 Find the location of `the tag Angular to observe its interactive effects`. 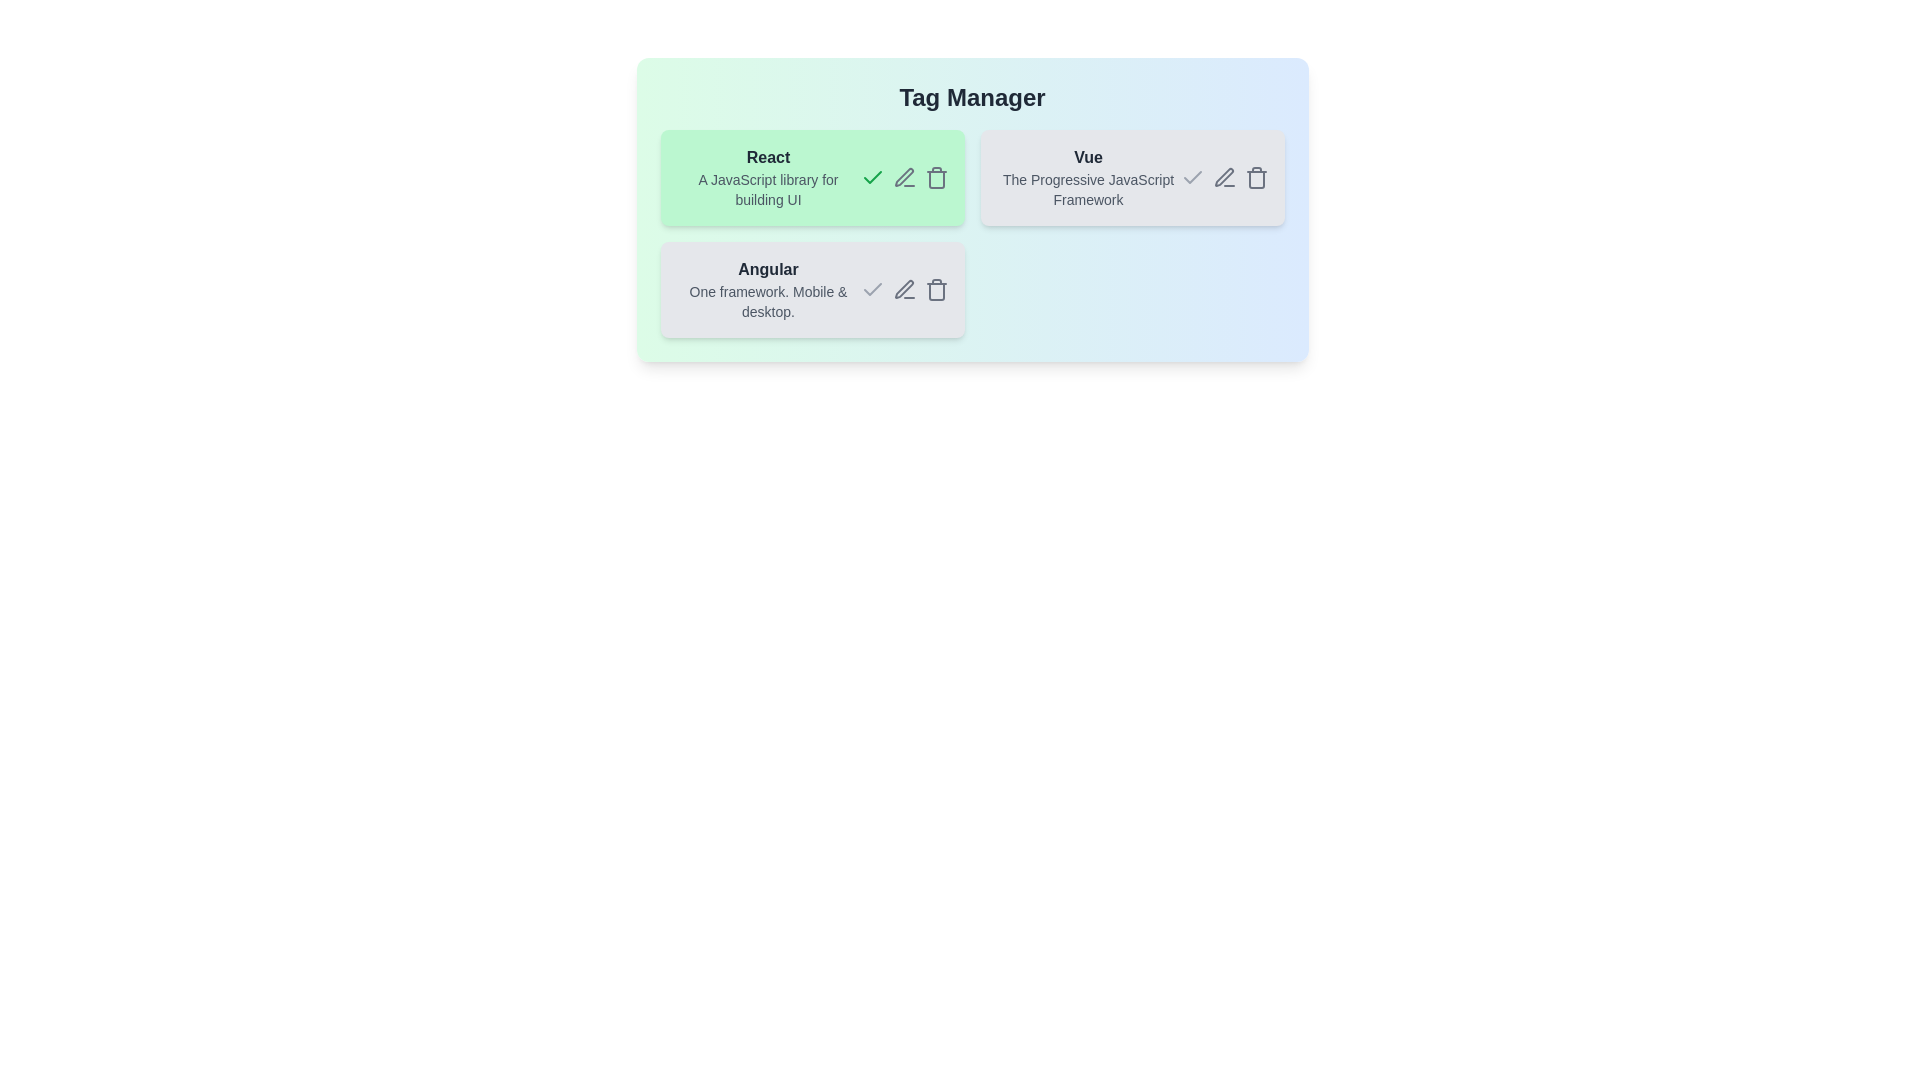

the tag Angular to observe its interactive effects is located at coordinates (767, 289).